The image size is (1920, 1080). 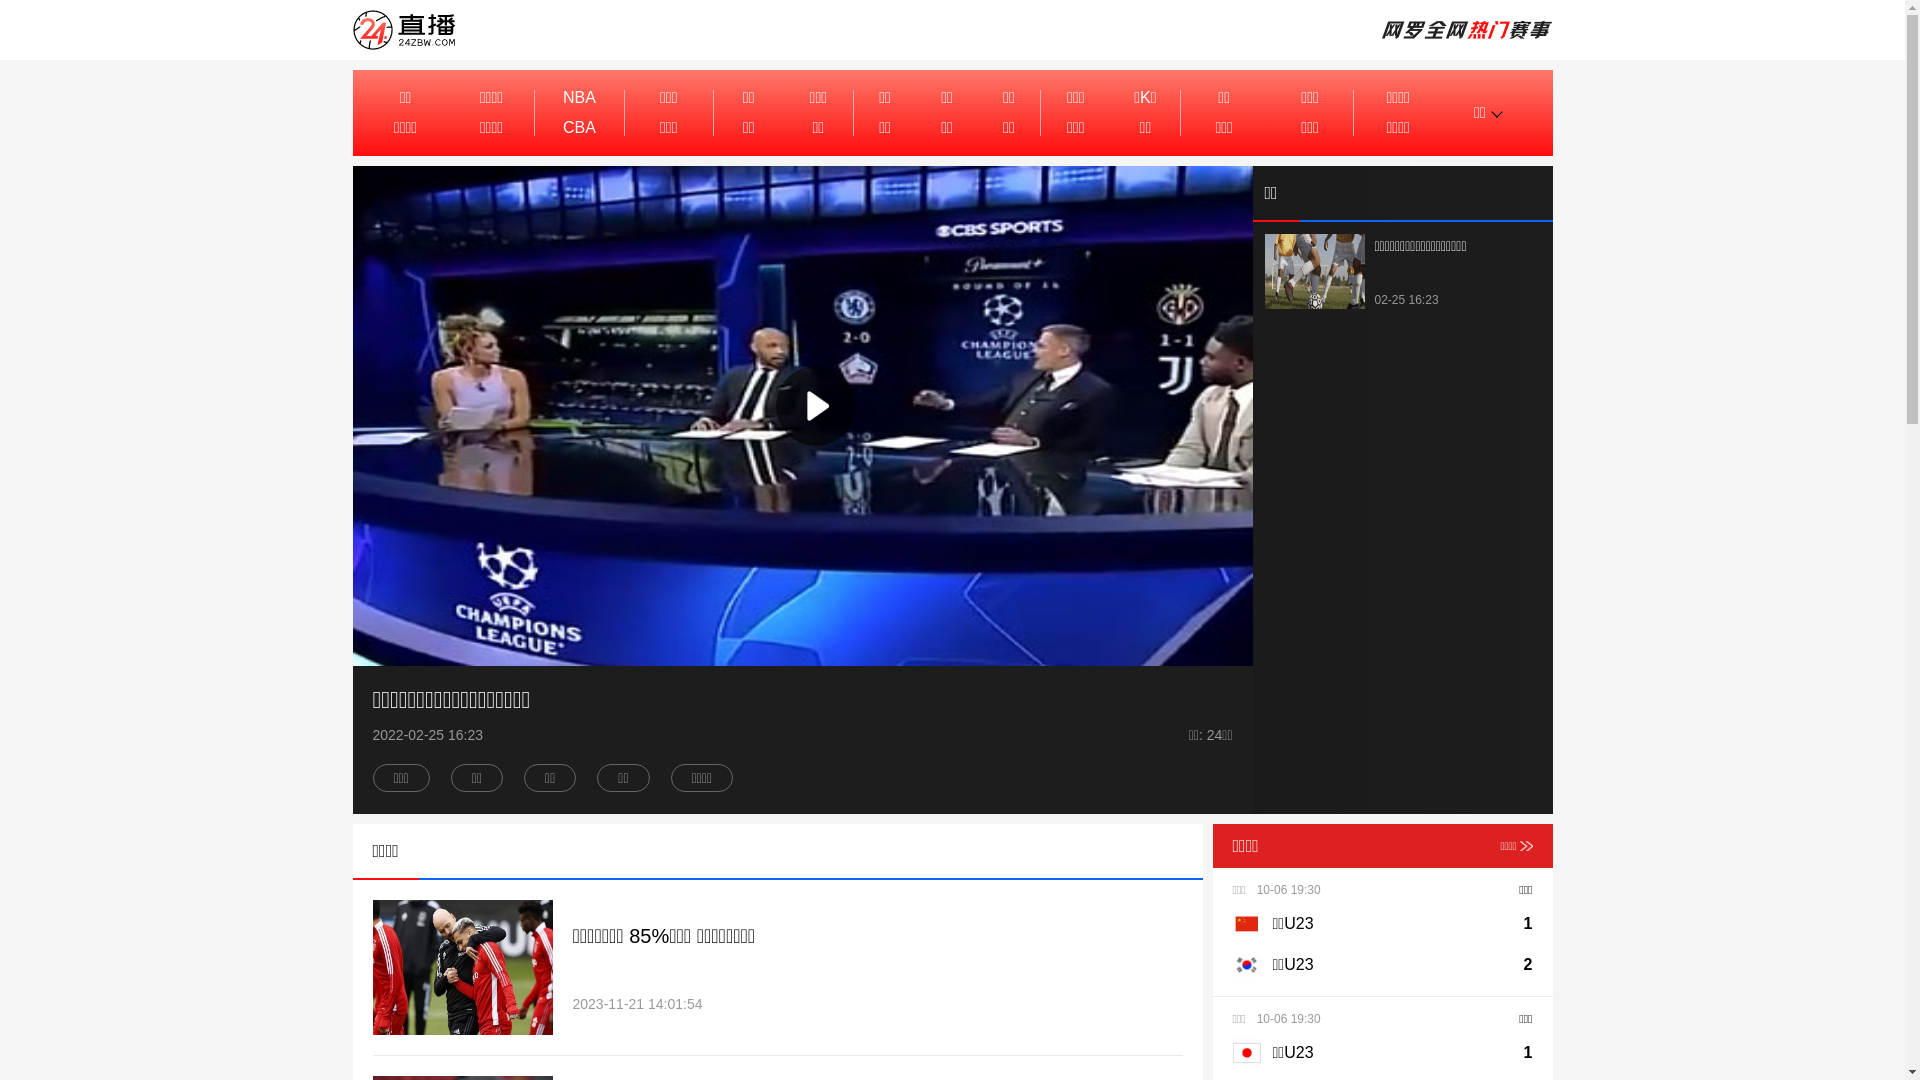 I want to click on 'CBA', so click(x=578, y=127).